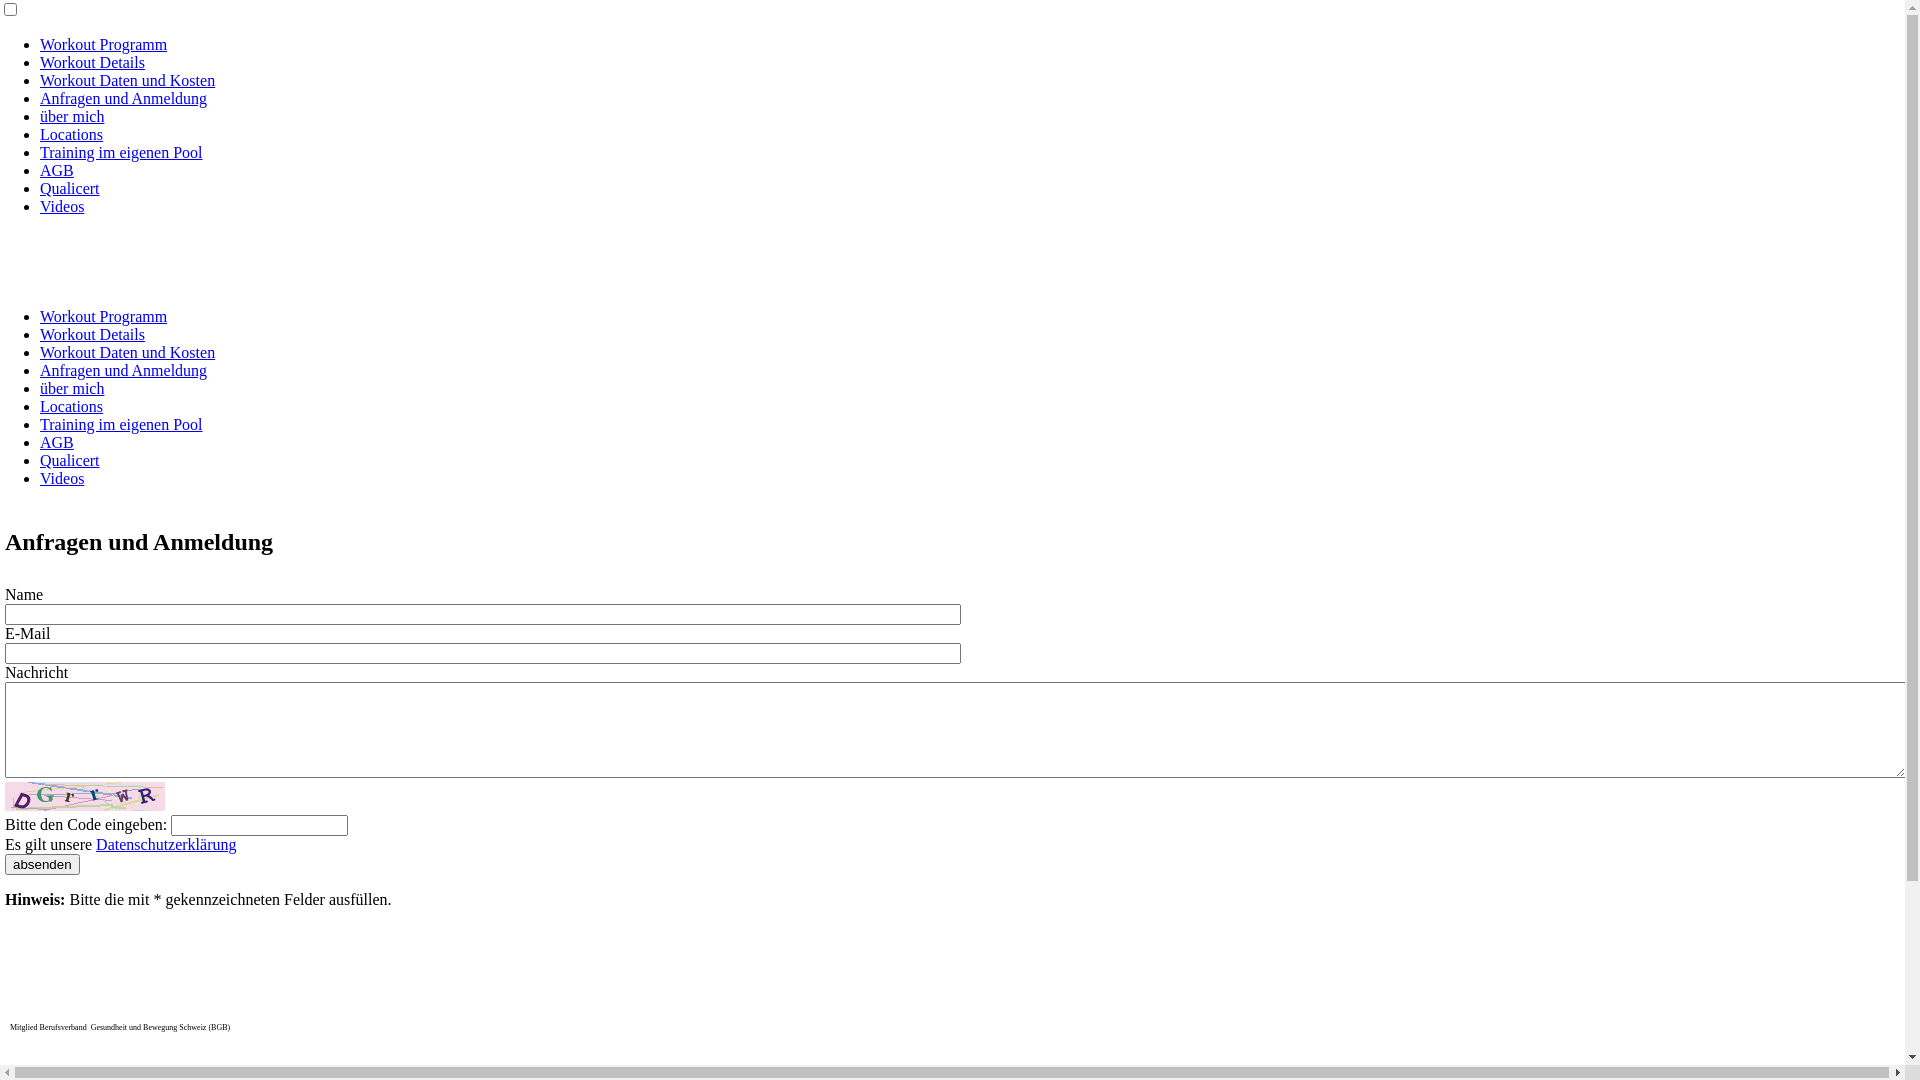  What do you see at coordinates (42, 863) in the screenshot?
I see `'absenden'` at bounding box center [42, 863].